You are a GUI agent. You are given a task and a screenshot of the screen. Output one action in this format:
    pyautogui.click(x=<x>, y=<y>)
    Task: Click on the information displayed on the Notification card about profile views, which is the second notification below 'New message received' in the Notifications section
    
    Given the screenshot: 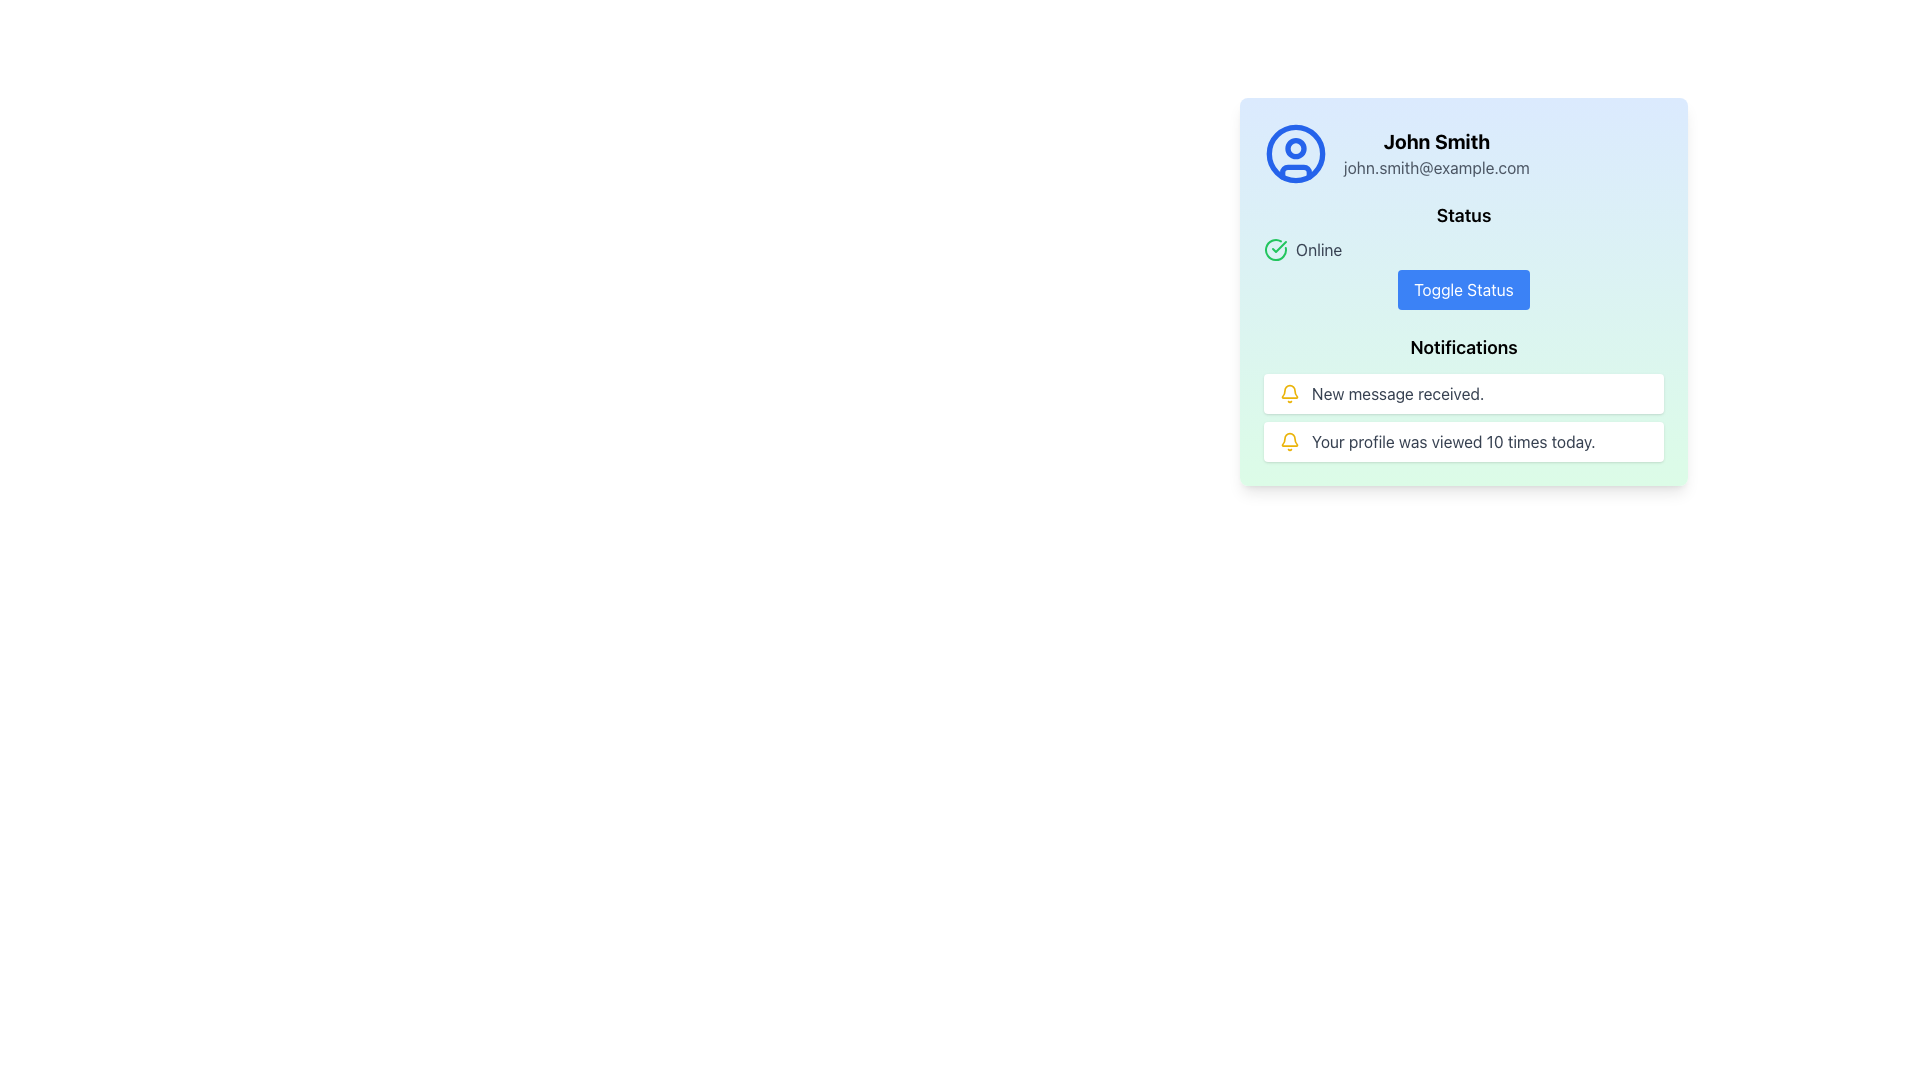 What is the action you would take?
    pyautogui.click(x=1464, y=416)
    